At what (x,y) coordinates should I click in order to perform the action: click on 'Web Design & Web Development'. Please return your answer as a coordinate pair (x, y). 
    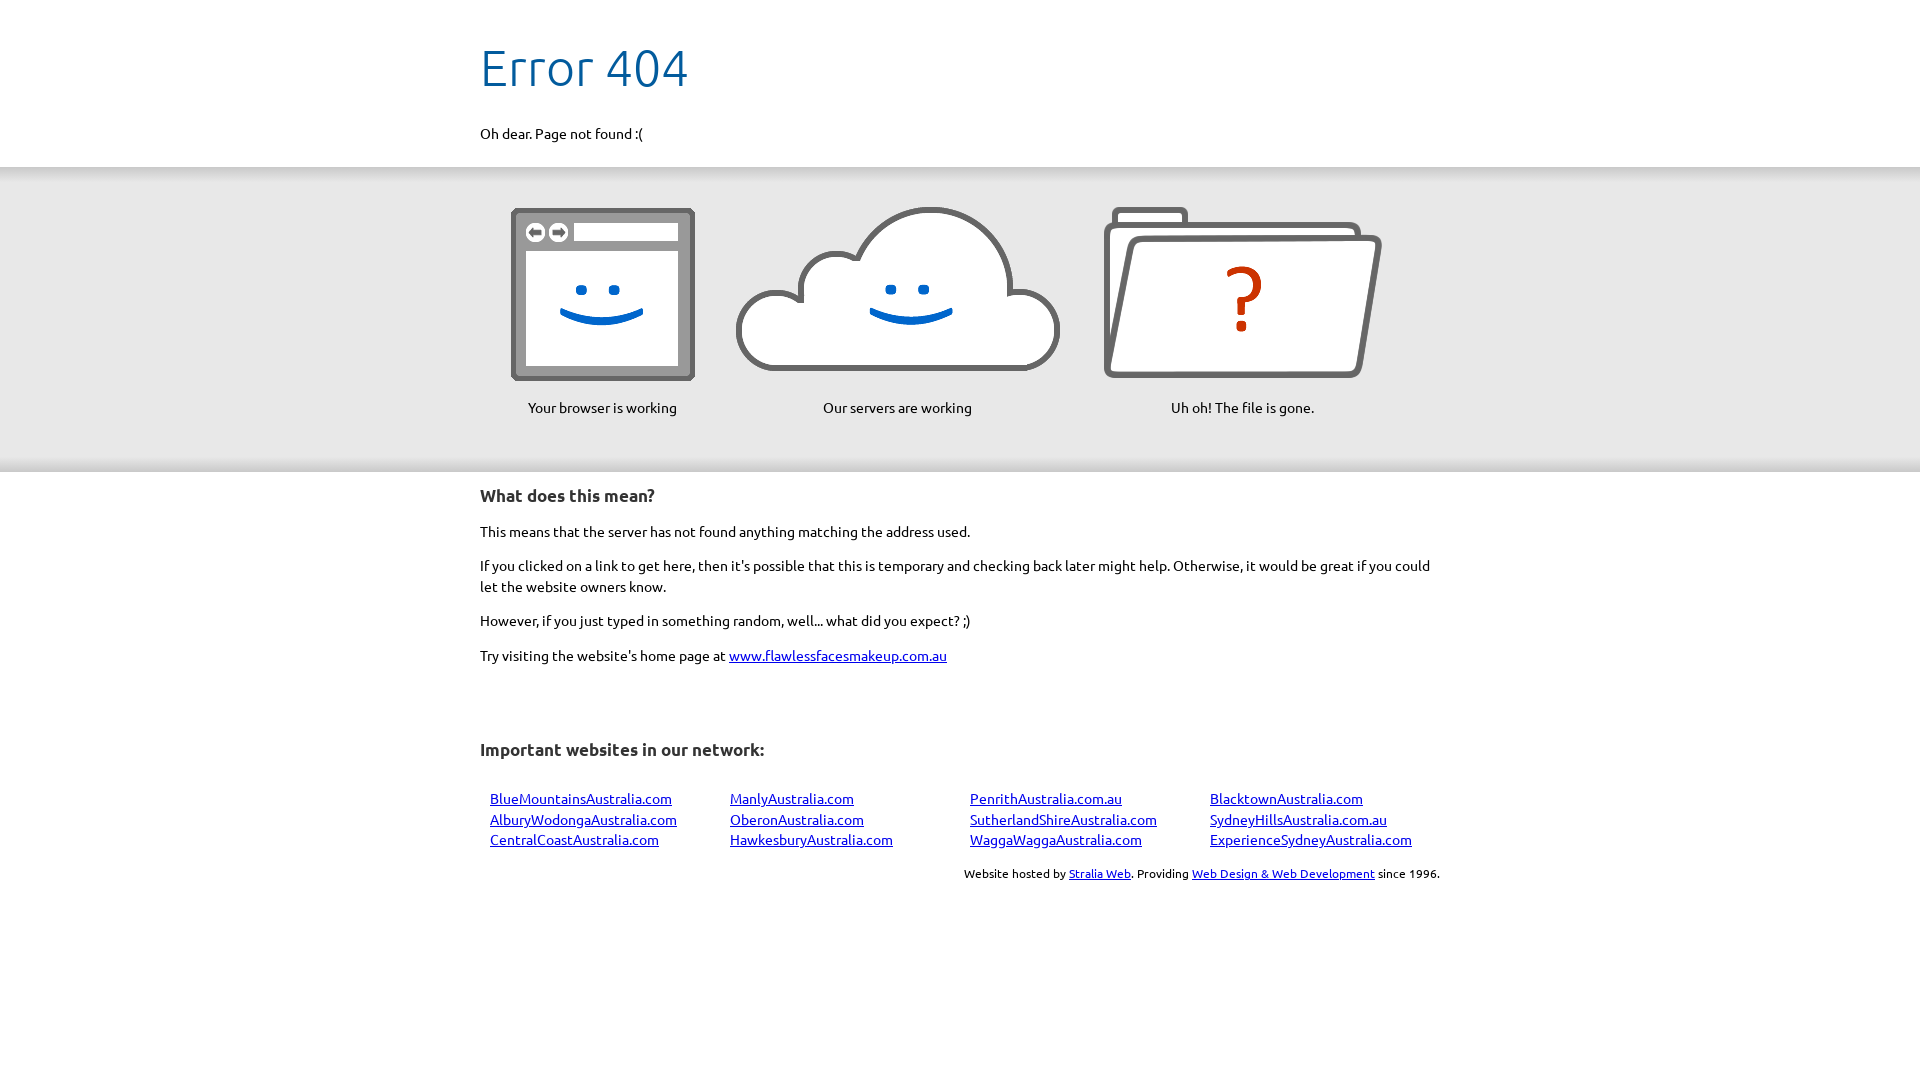
    Looking at the image, I should click on (1283, 871).